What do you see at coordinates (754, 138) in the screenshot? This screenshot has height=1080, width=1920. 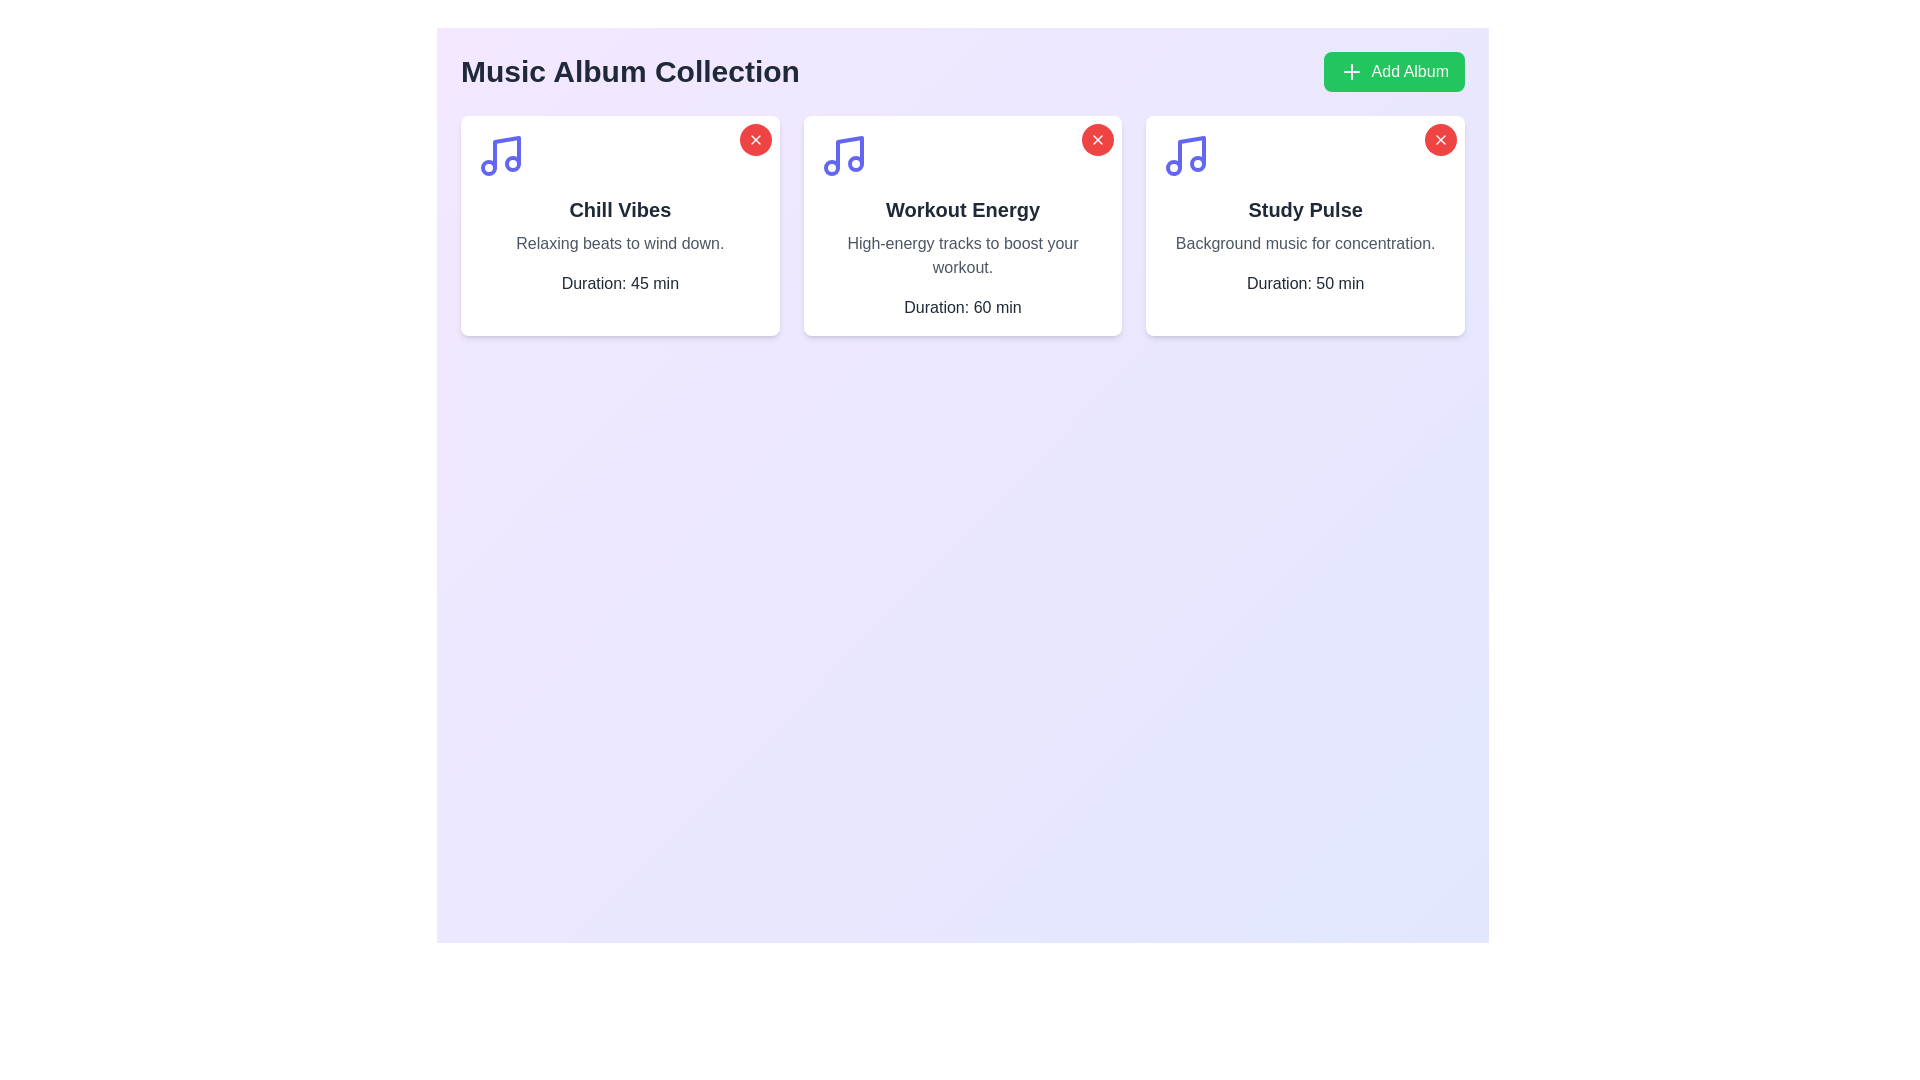 I see `the red circular button with a white 'X' icon located in the top-right corner of the 'Chill Vibes' album card` at bounding box center [754, 138].